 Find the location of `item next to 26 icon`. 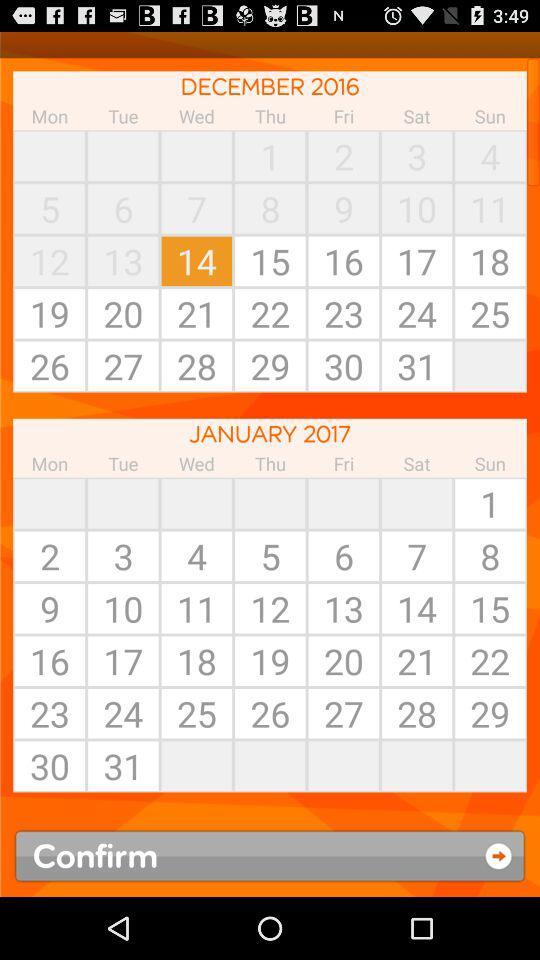

item next to 26 icon is located at coordinates (196, 765).